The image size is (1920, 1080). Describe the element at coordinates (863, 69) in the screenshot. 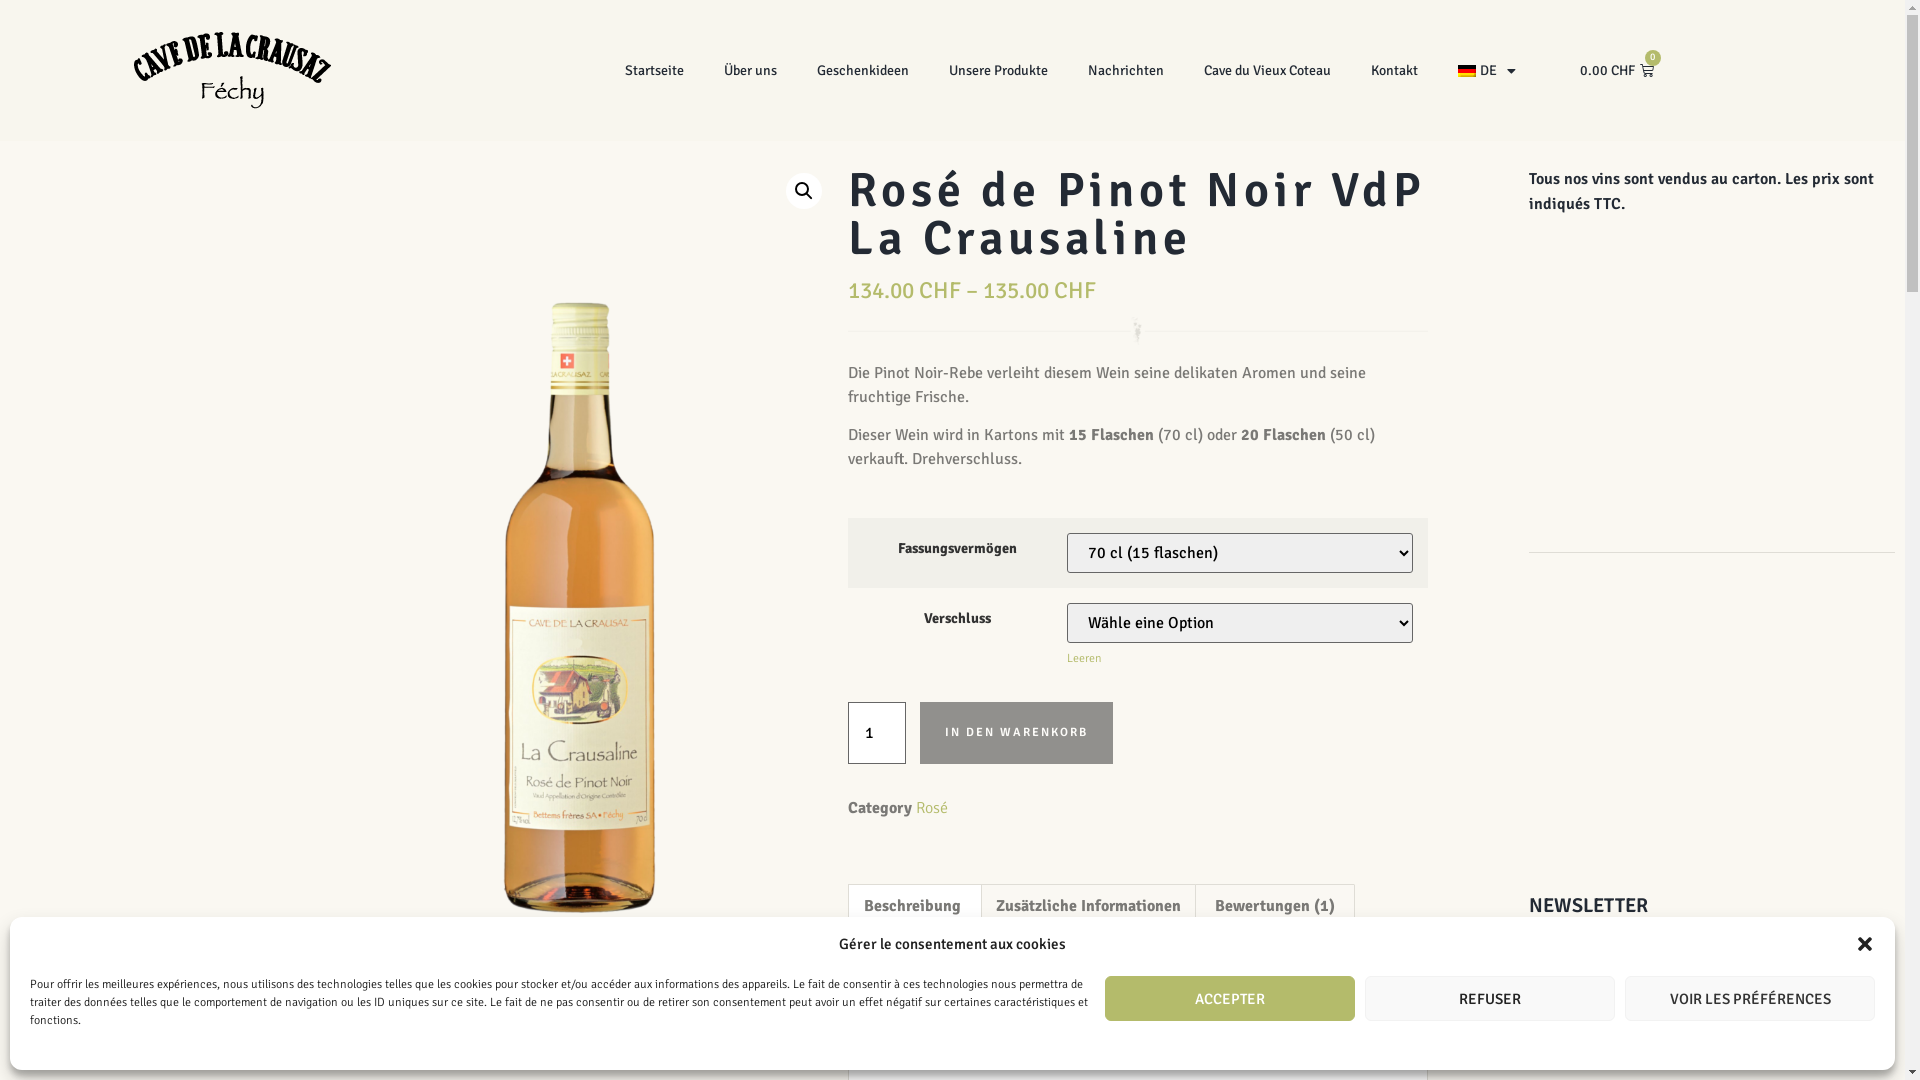

I see `'Geschenkideen'` at that location.